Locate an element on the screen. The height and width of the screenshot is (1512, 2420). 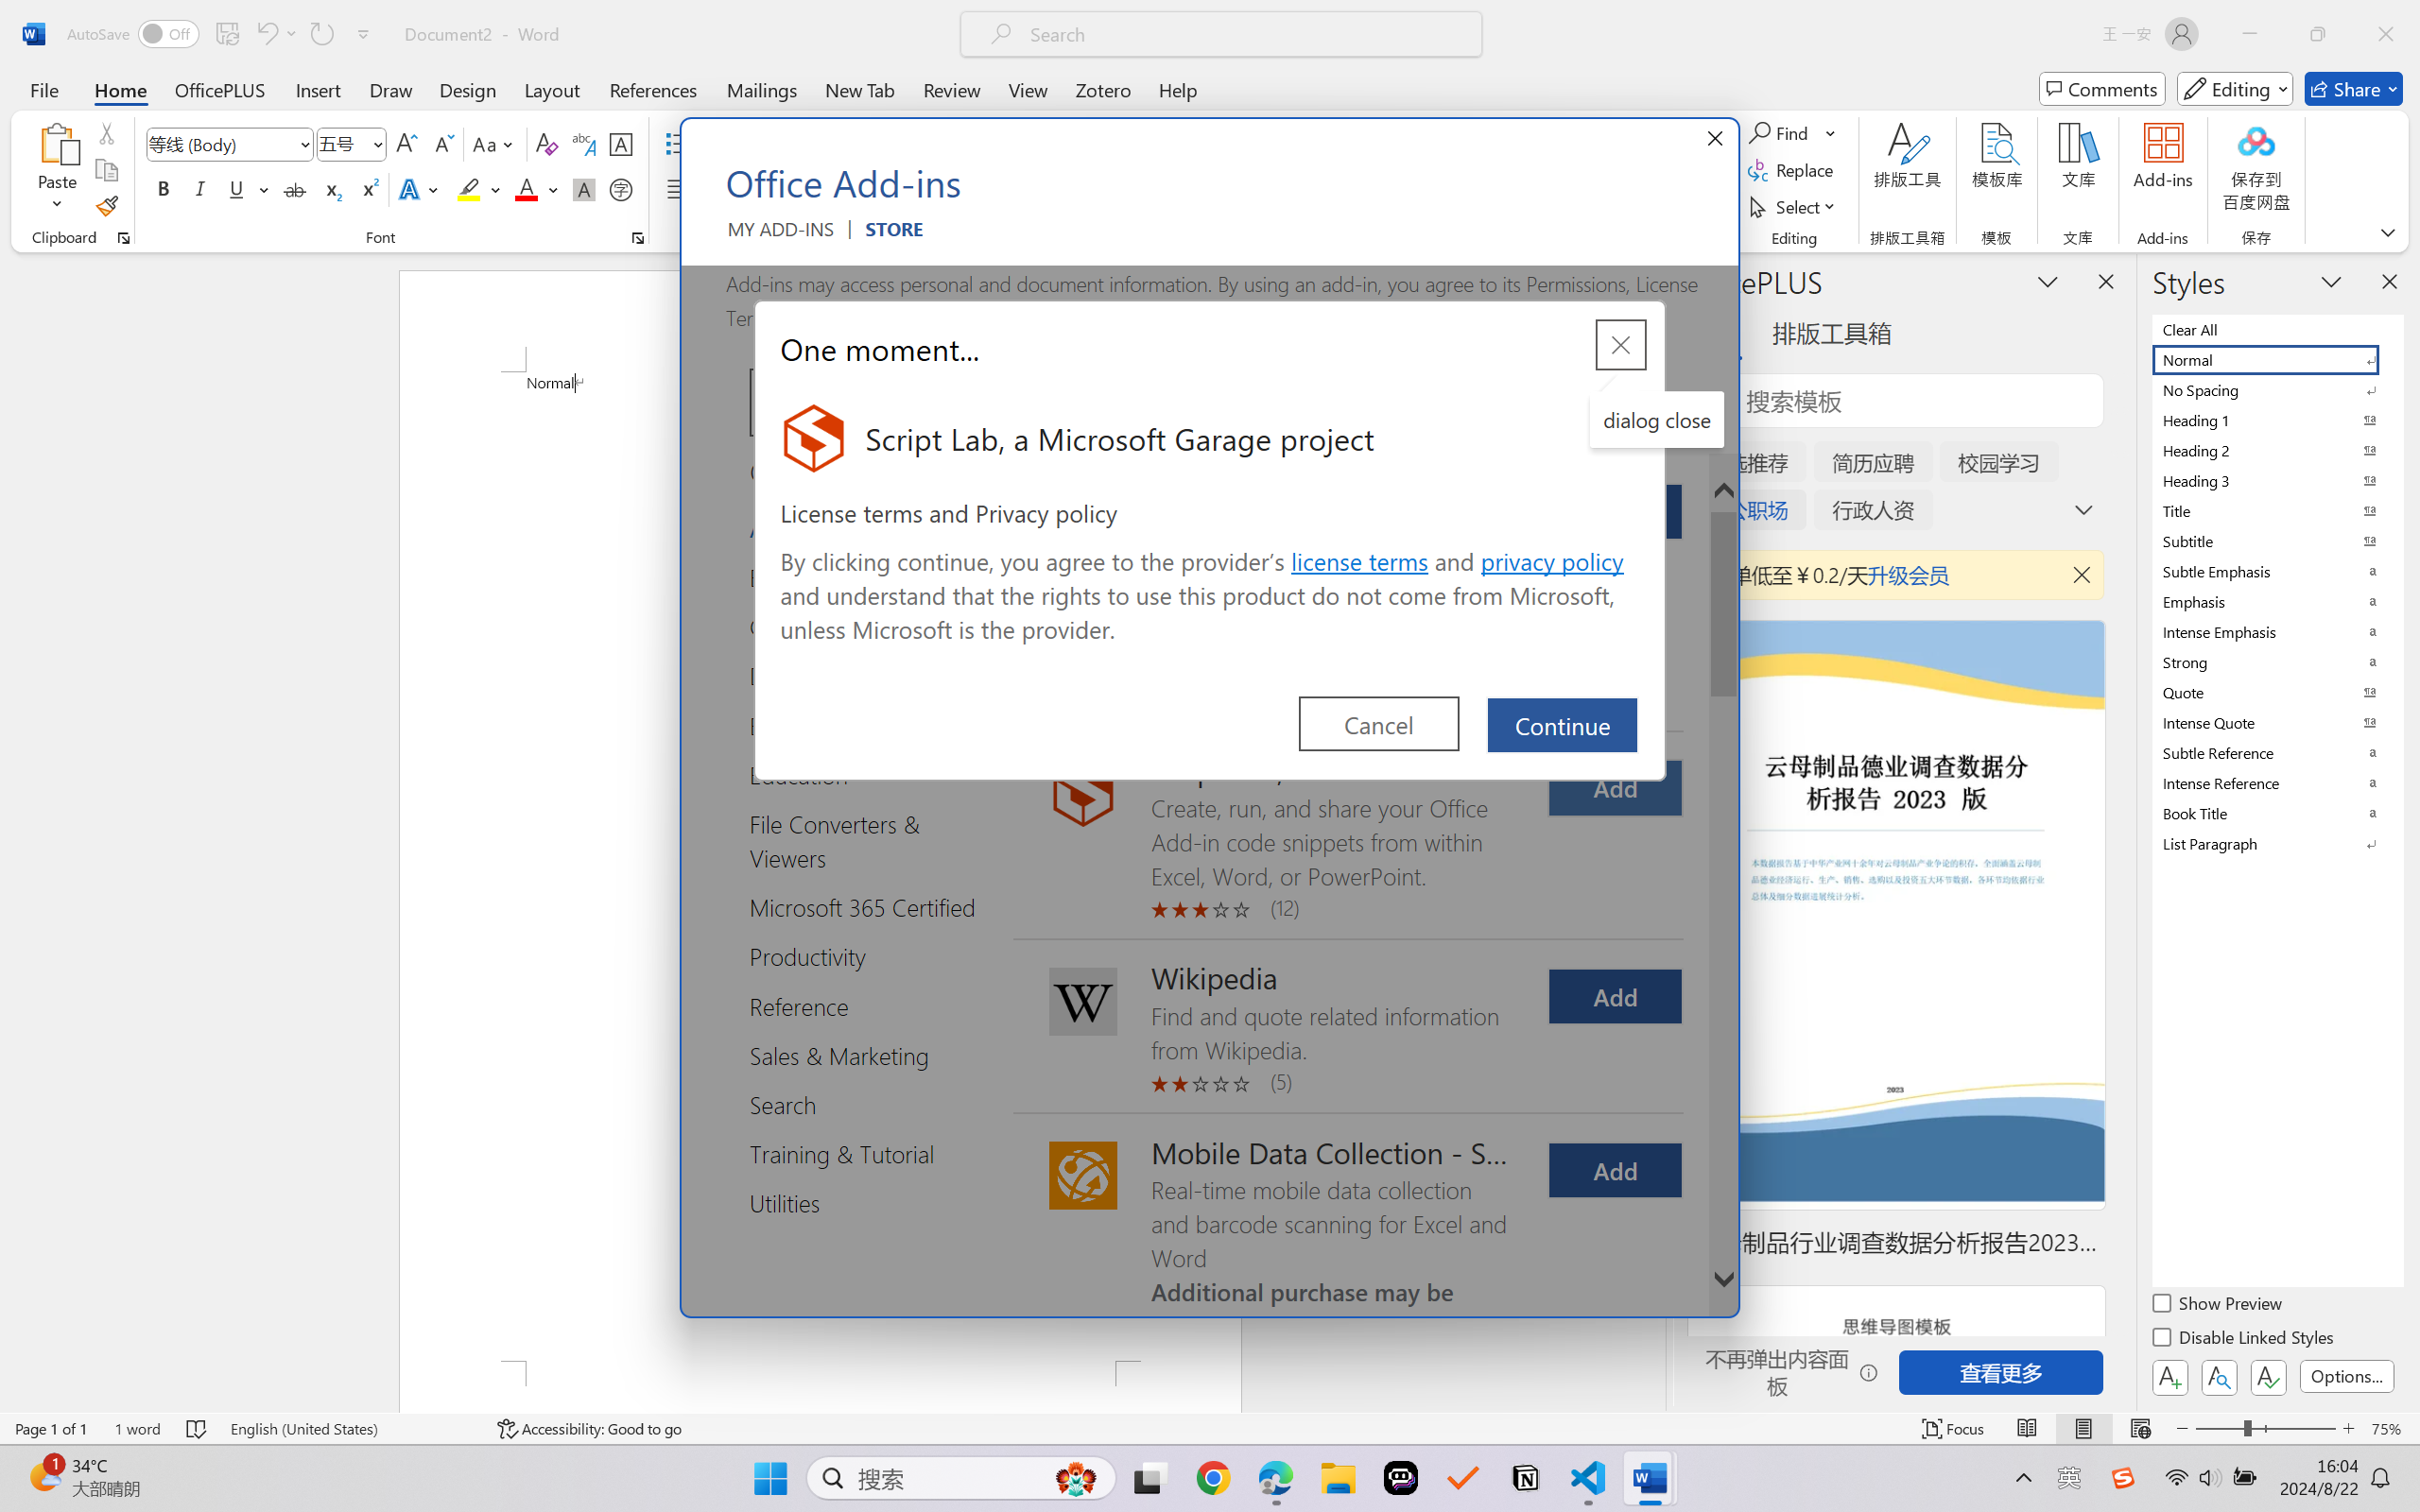
'Character Shading' is located at coordinates (581, 188).